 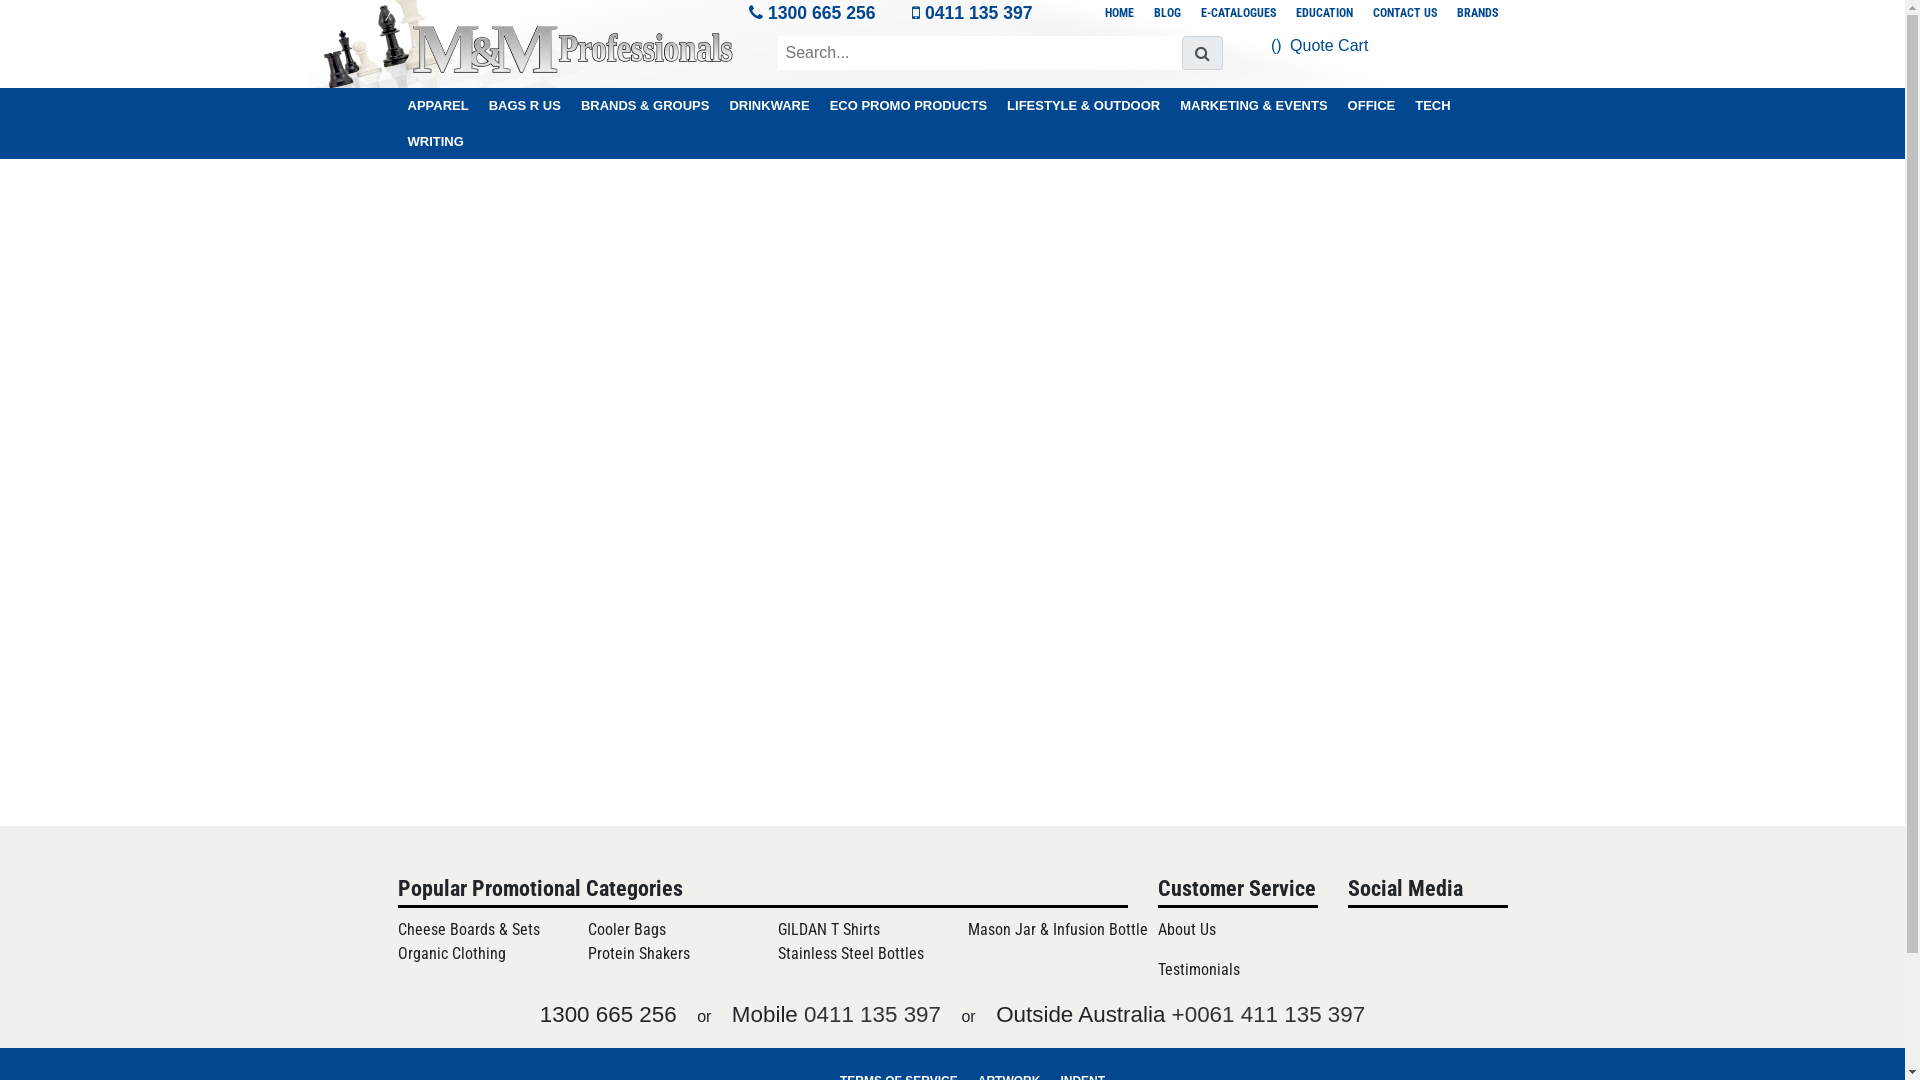 What do you see at coordinates (767, 105) in the screenshot?
I see `'DRINKWARE'` at bounding box center [767, 105].